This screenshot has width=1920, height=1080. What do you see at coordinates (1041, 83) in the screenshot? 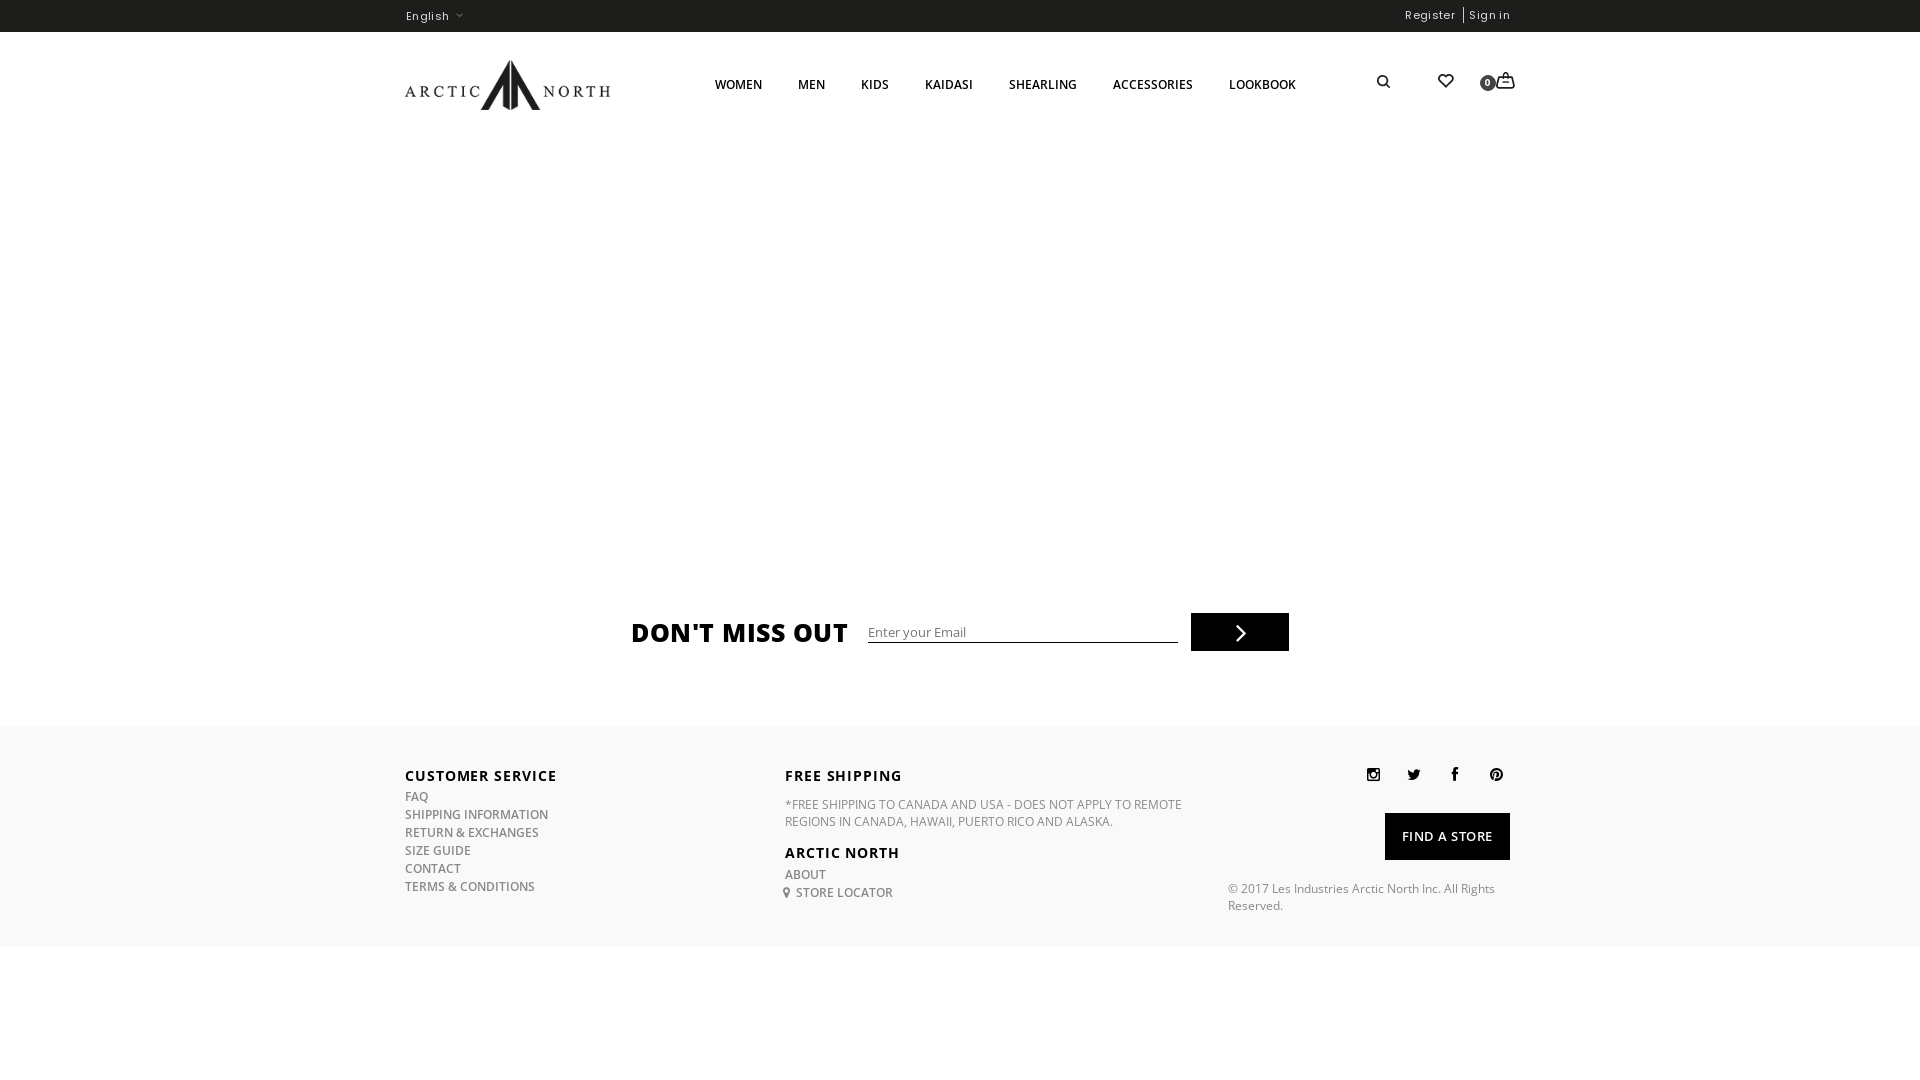
I see `'SHEARLING'` at bounding box center [1041, 83].